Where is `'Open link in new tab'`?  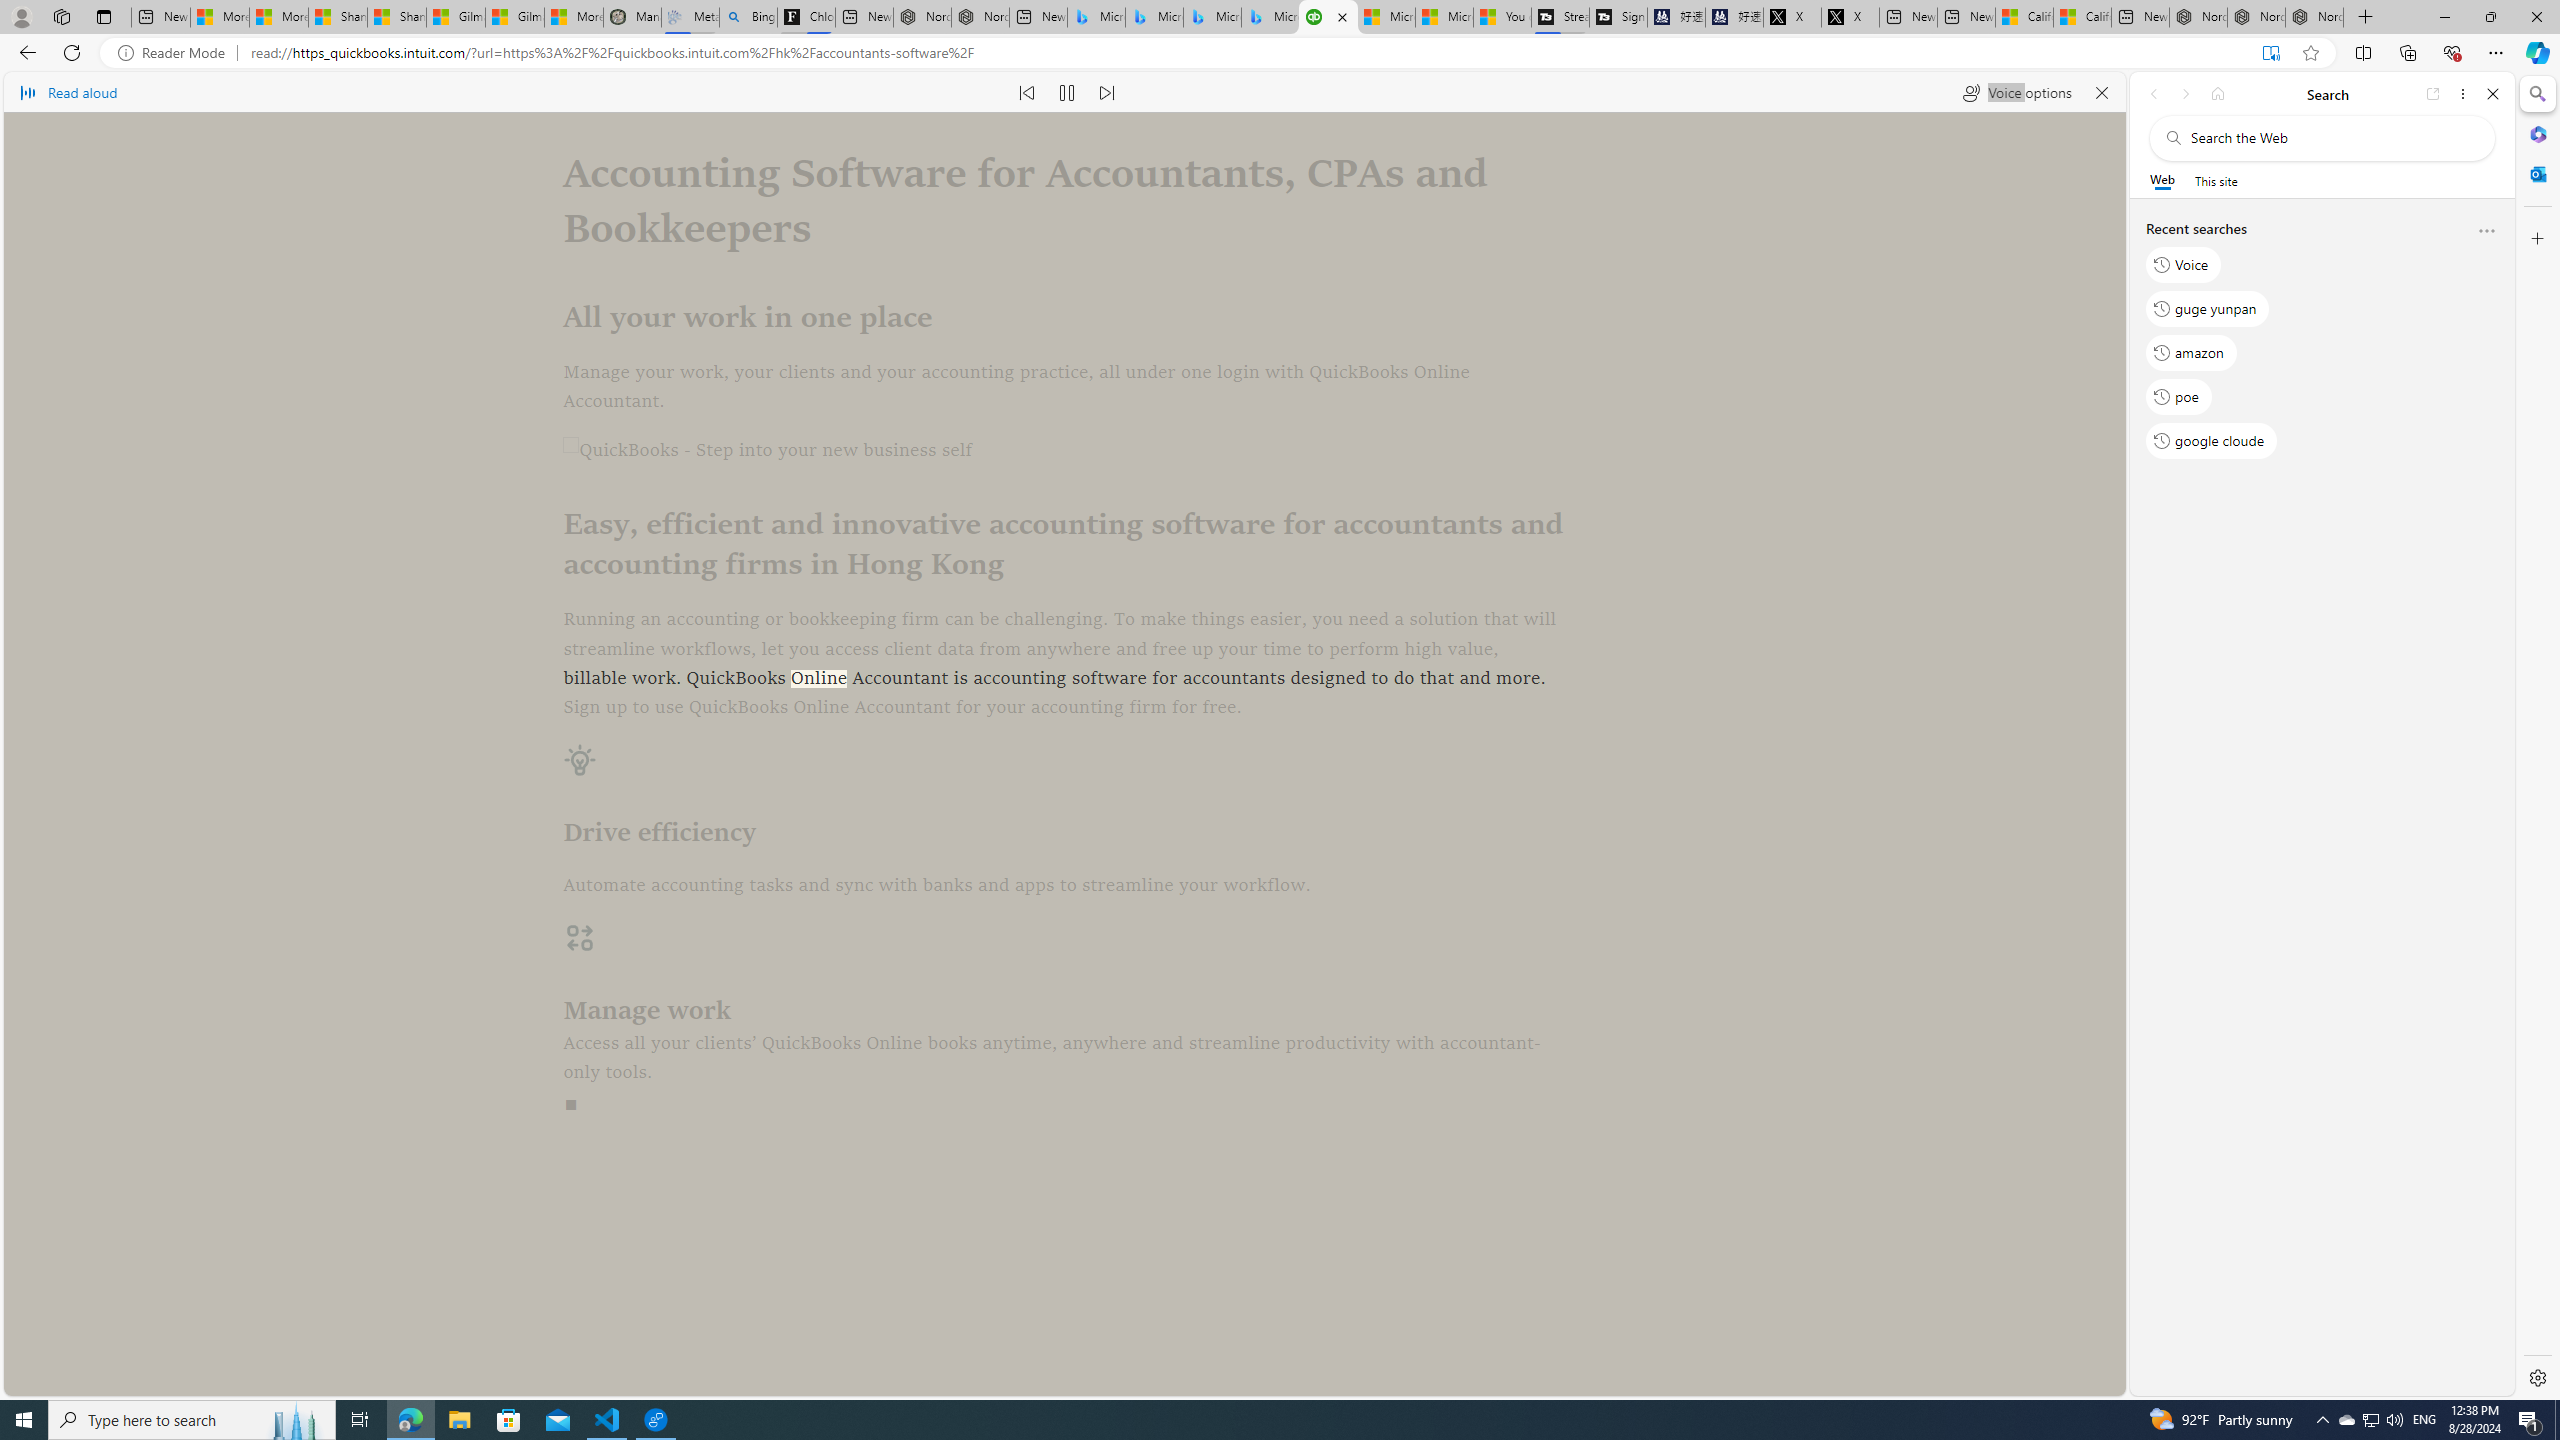 'Open link in new tab' is located at coordinates (2433, 93).